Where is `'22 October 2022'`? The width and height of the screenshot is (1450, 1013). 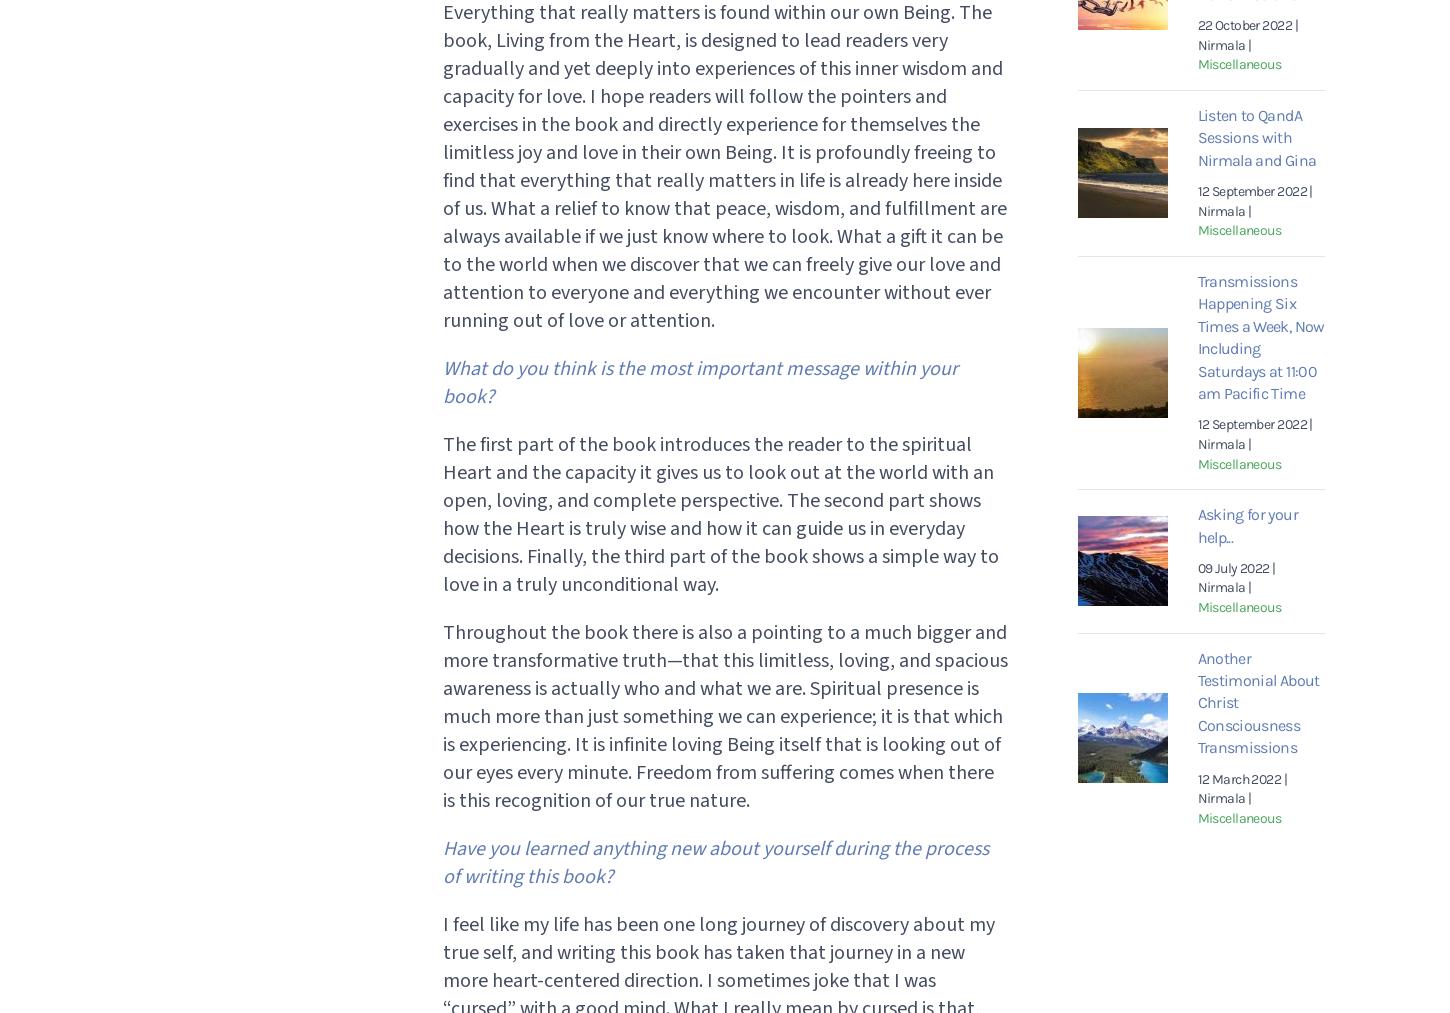 '22 October 2022' is located at coordinates (1244, 24).